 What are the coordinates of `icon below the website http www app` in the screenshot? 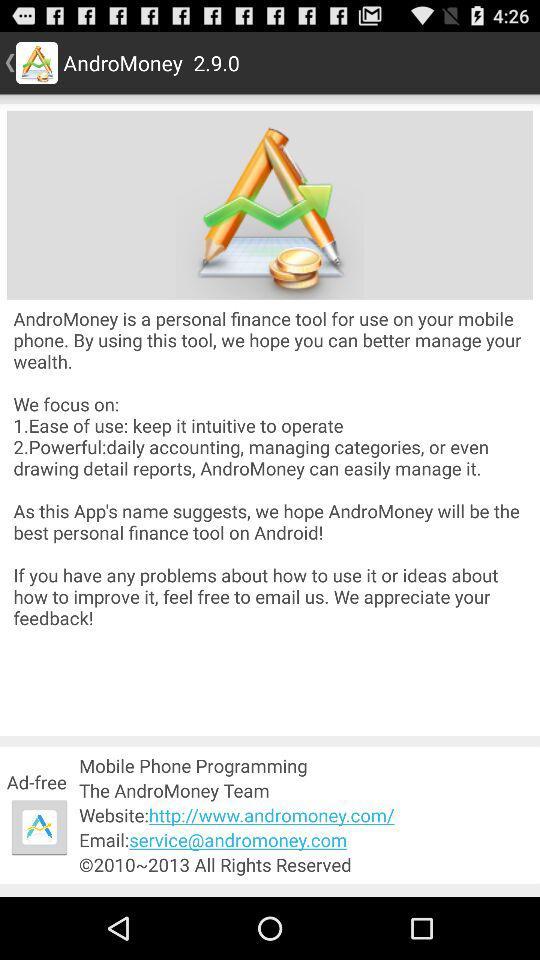 It's located at (306, 840).